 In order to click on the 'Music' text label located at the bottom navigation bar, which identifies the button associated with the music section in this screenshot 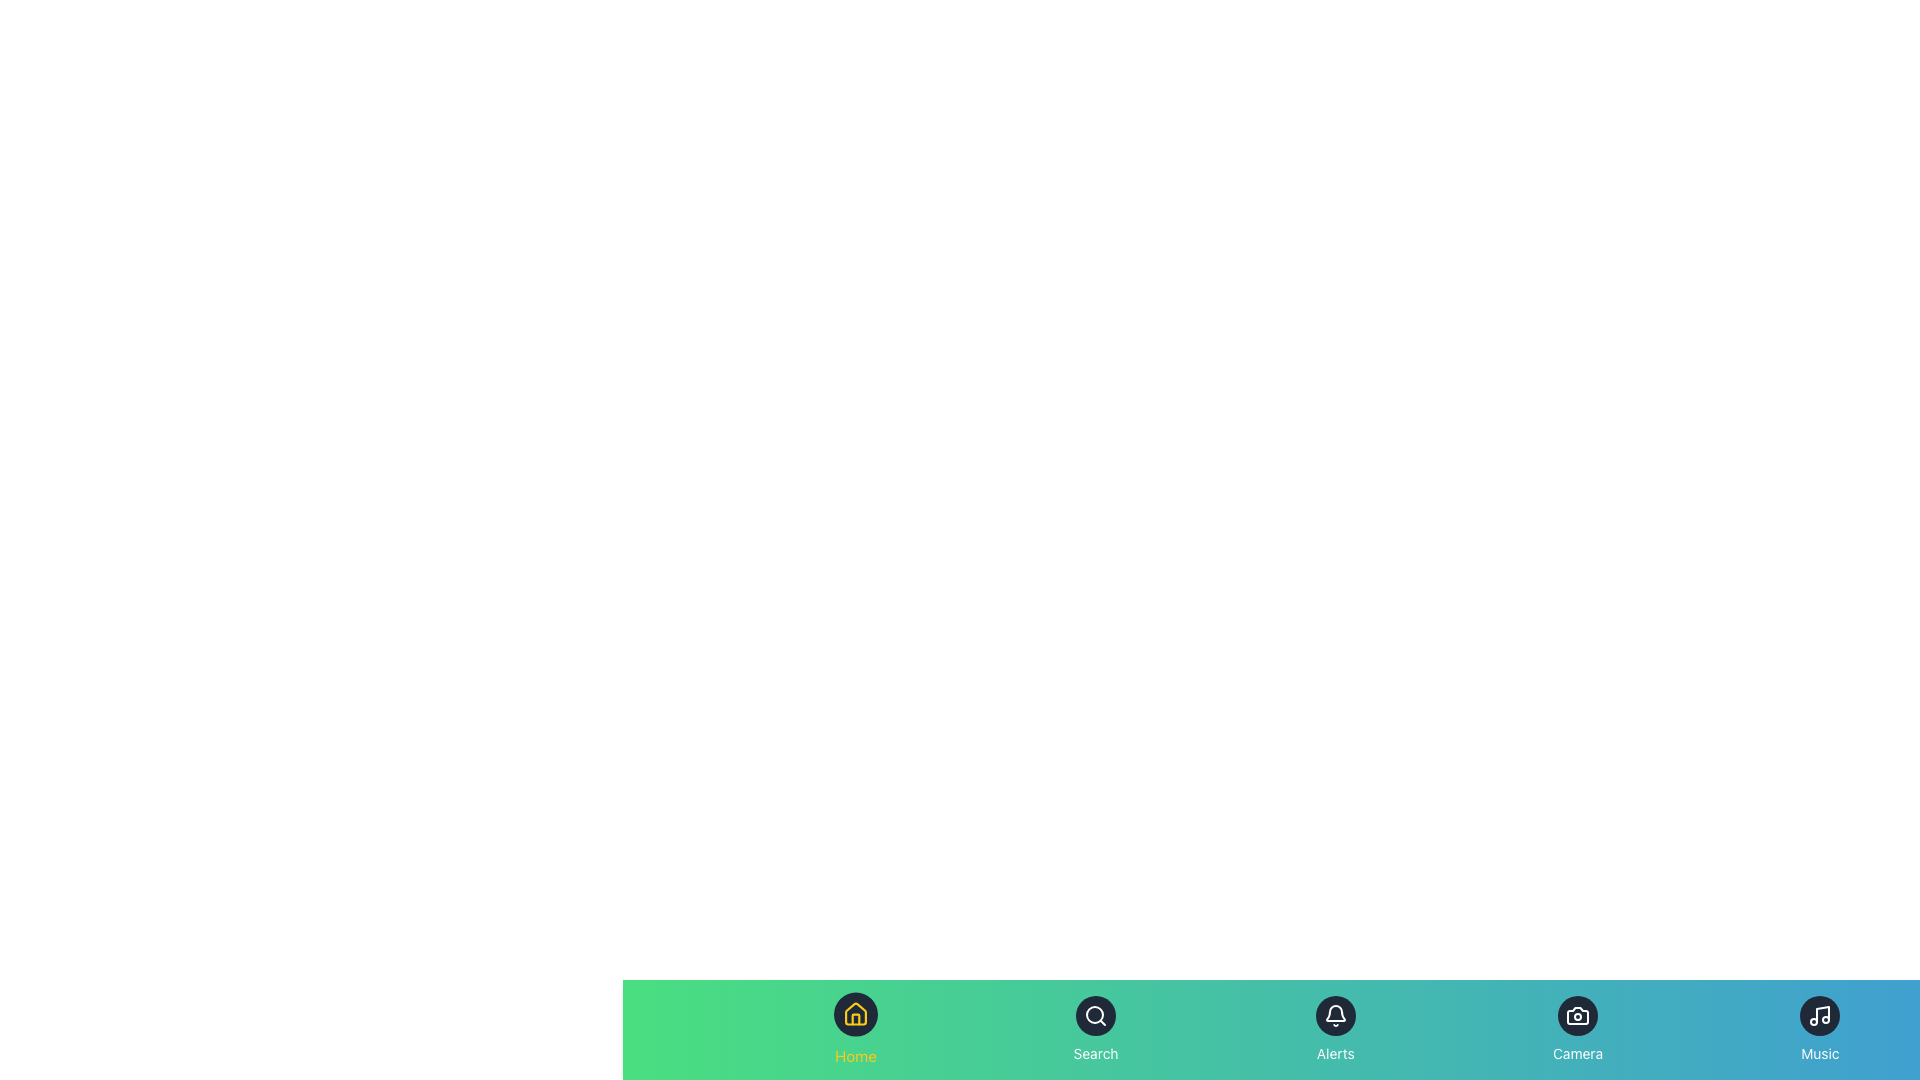, I will do `click(1820, 1052)`.